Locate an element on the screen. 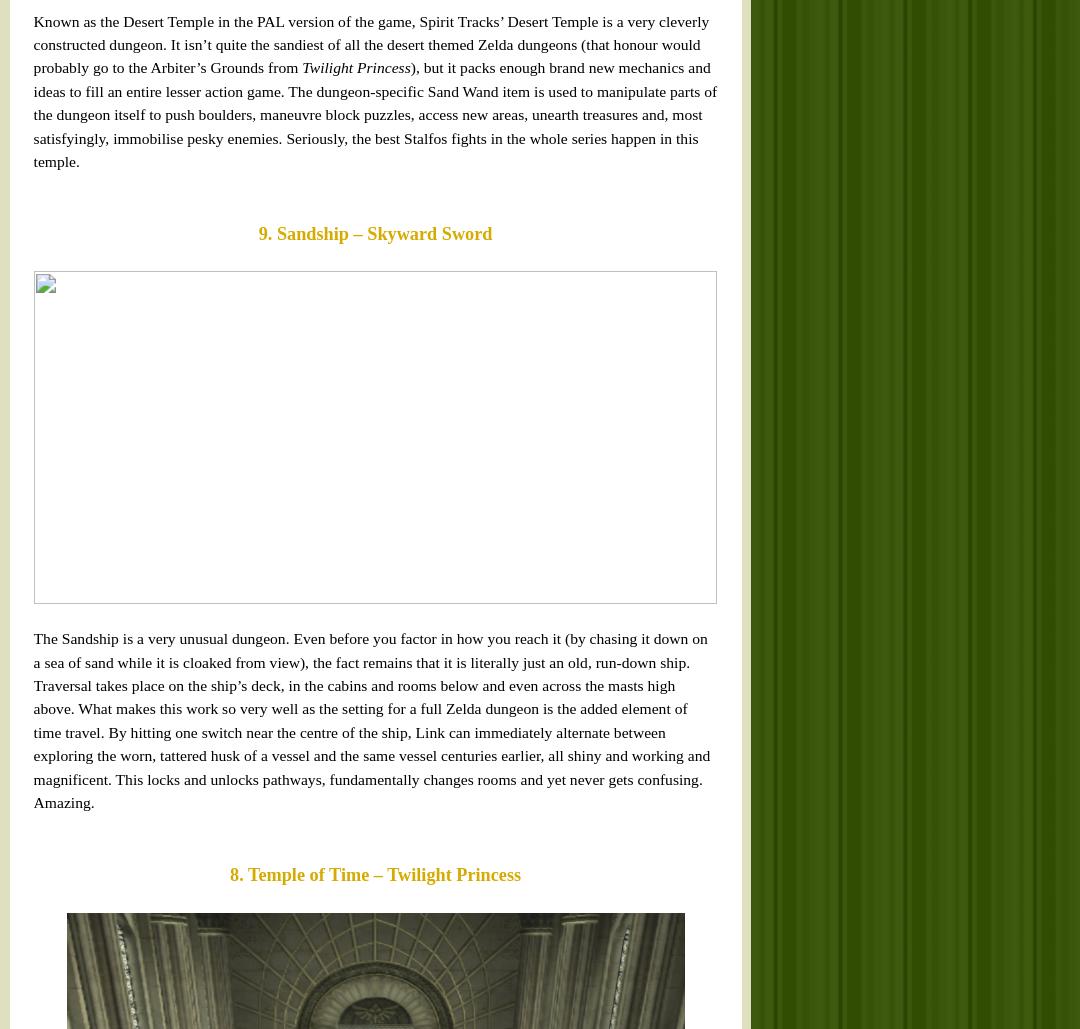 The height and width of the screenshot is (1029, 1080). ', following rumours that it originally existed as such in' is located at coordinates (300, 302).